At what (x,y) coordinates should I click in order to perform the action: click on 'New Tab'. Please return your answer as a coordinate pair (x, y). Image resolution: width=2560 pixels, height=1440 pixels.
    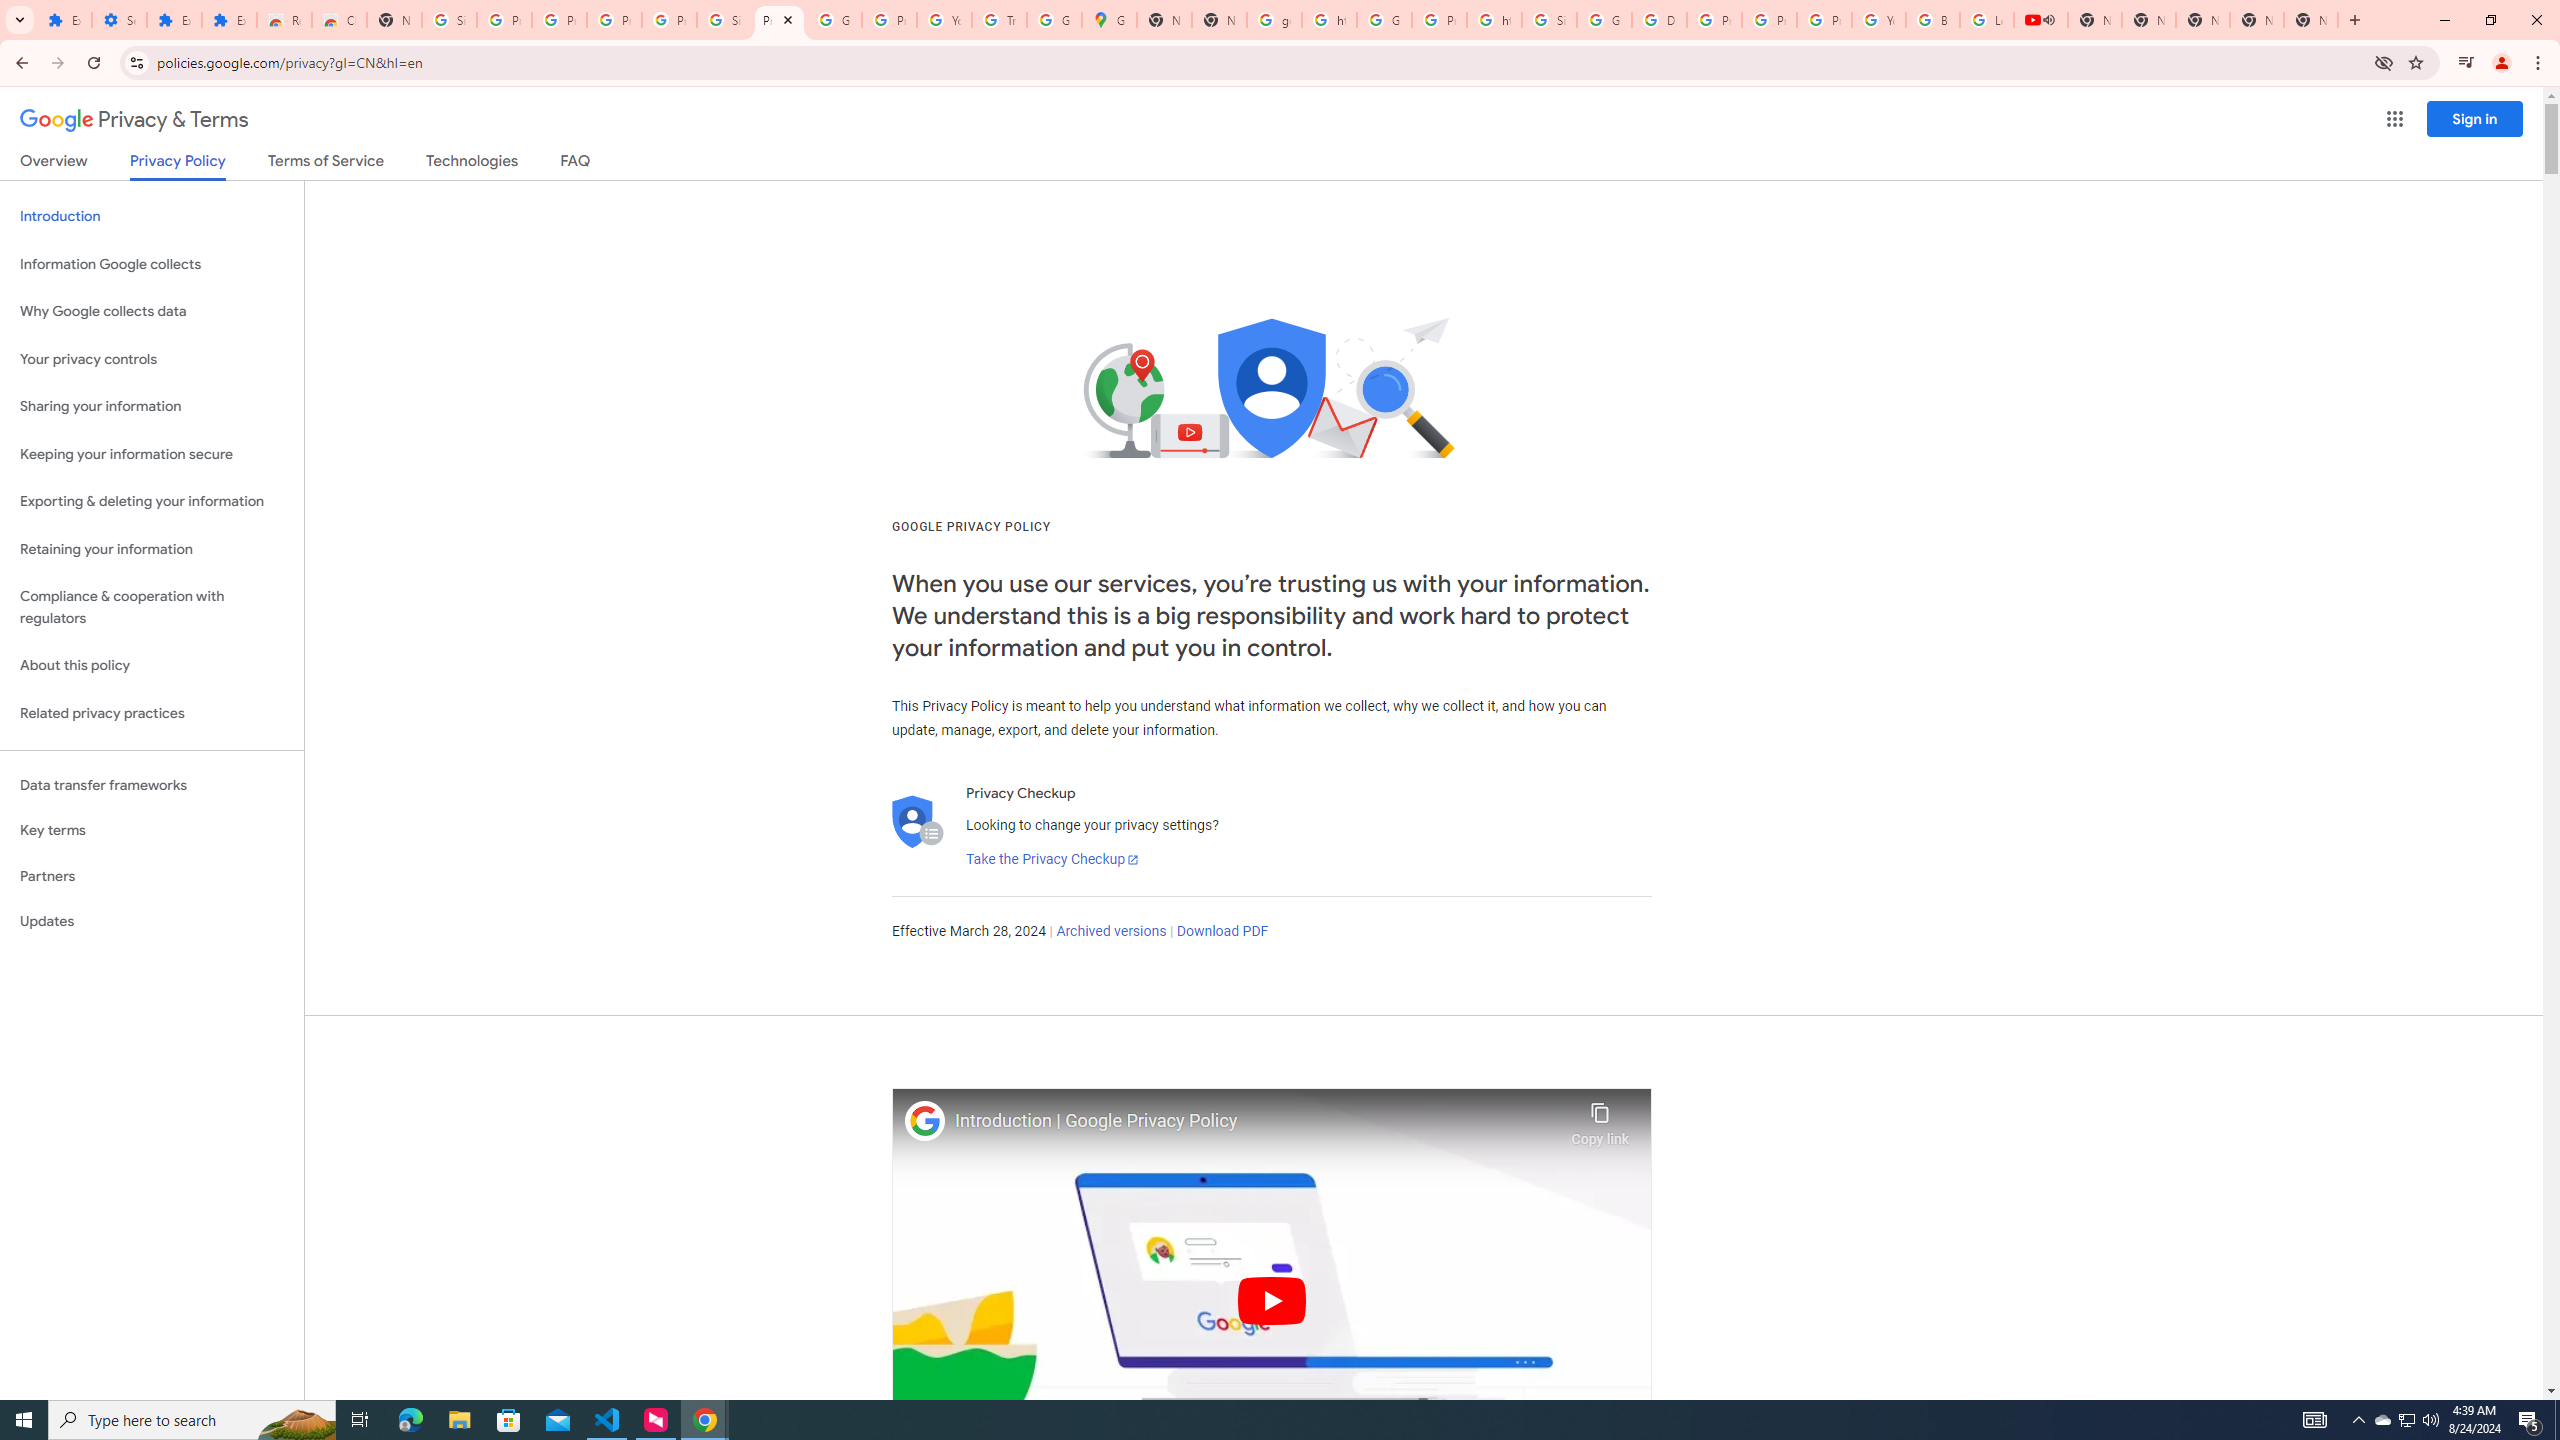
    Looking at the image, I should click on (2311, 19).